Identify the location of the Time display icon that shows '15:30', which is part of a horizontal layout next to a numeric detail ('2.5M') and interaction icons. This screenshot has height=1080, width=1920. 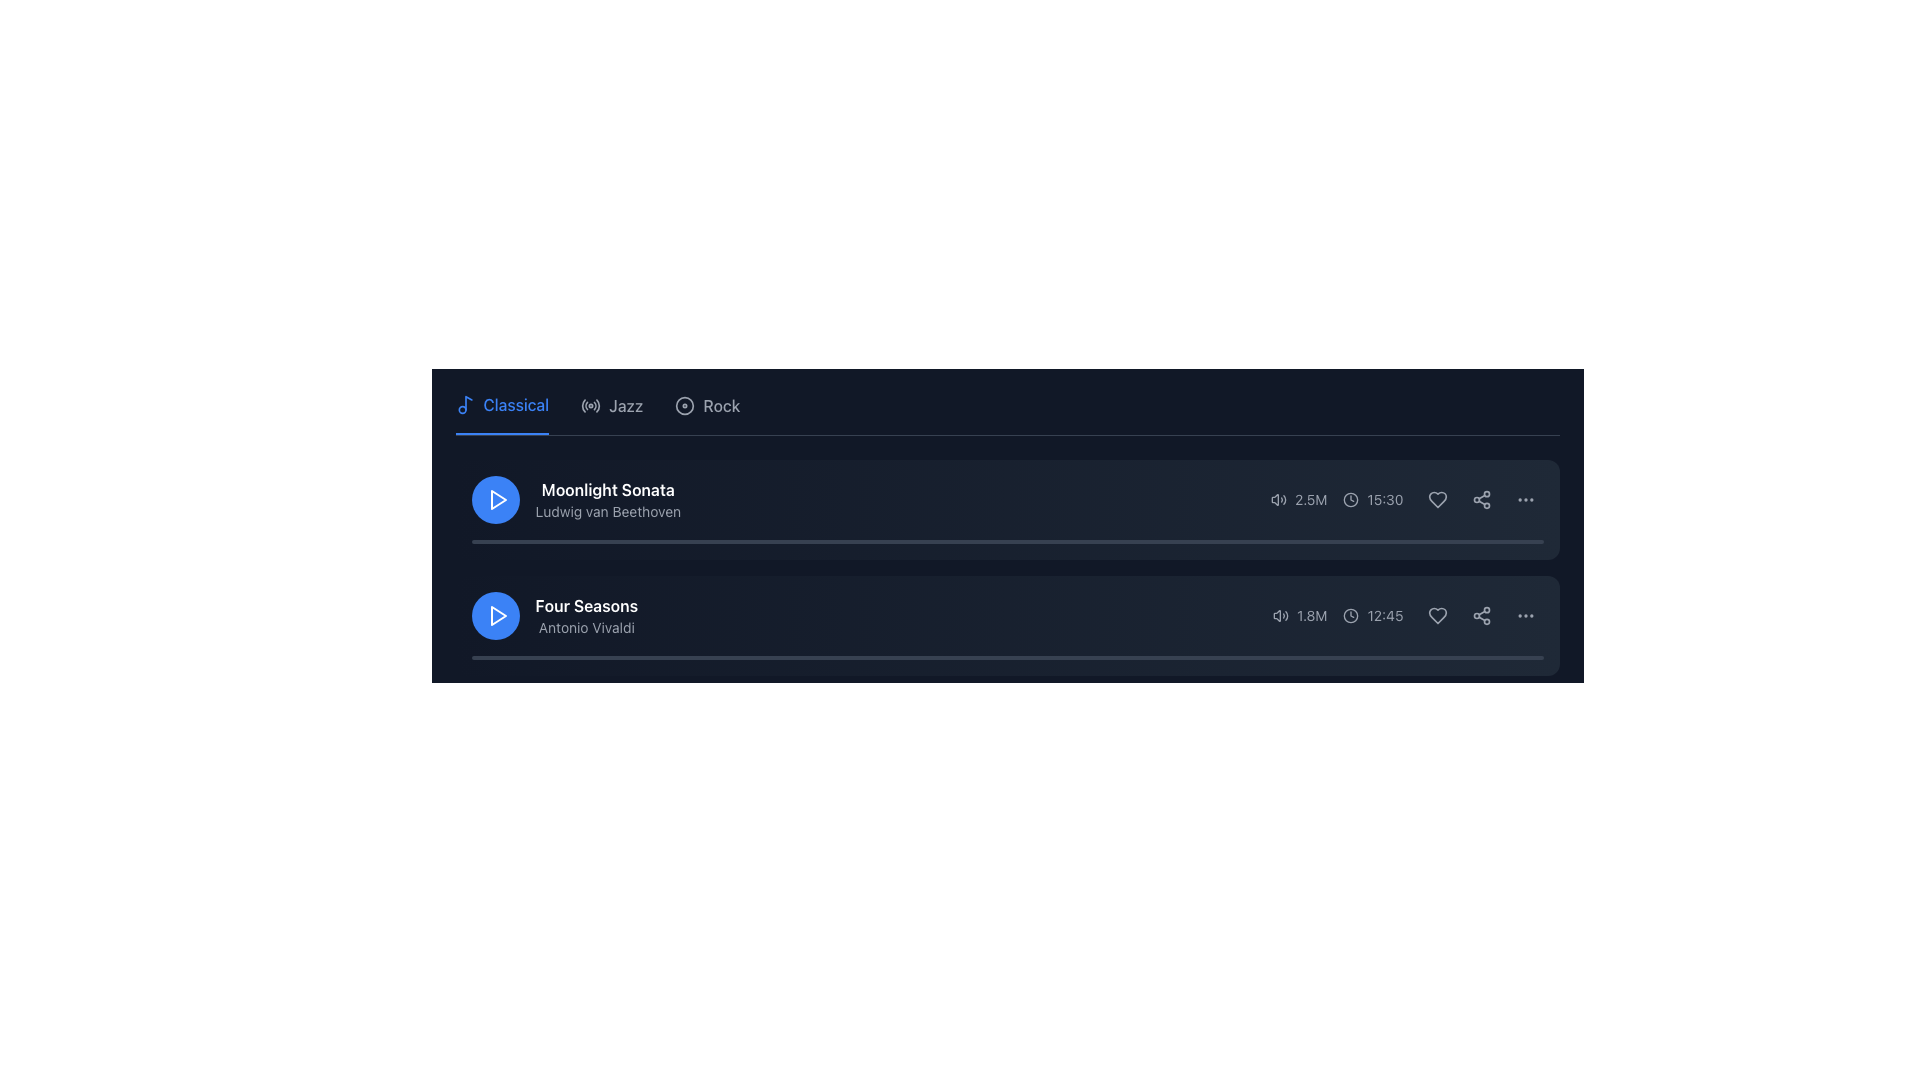
(1372, 499).